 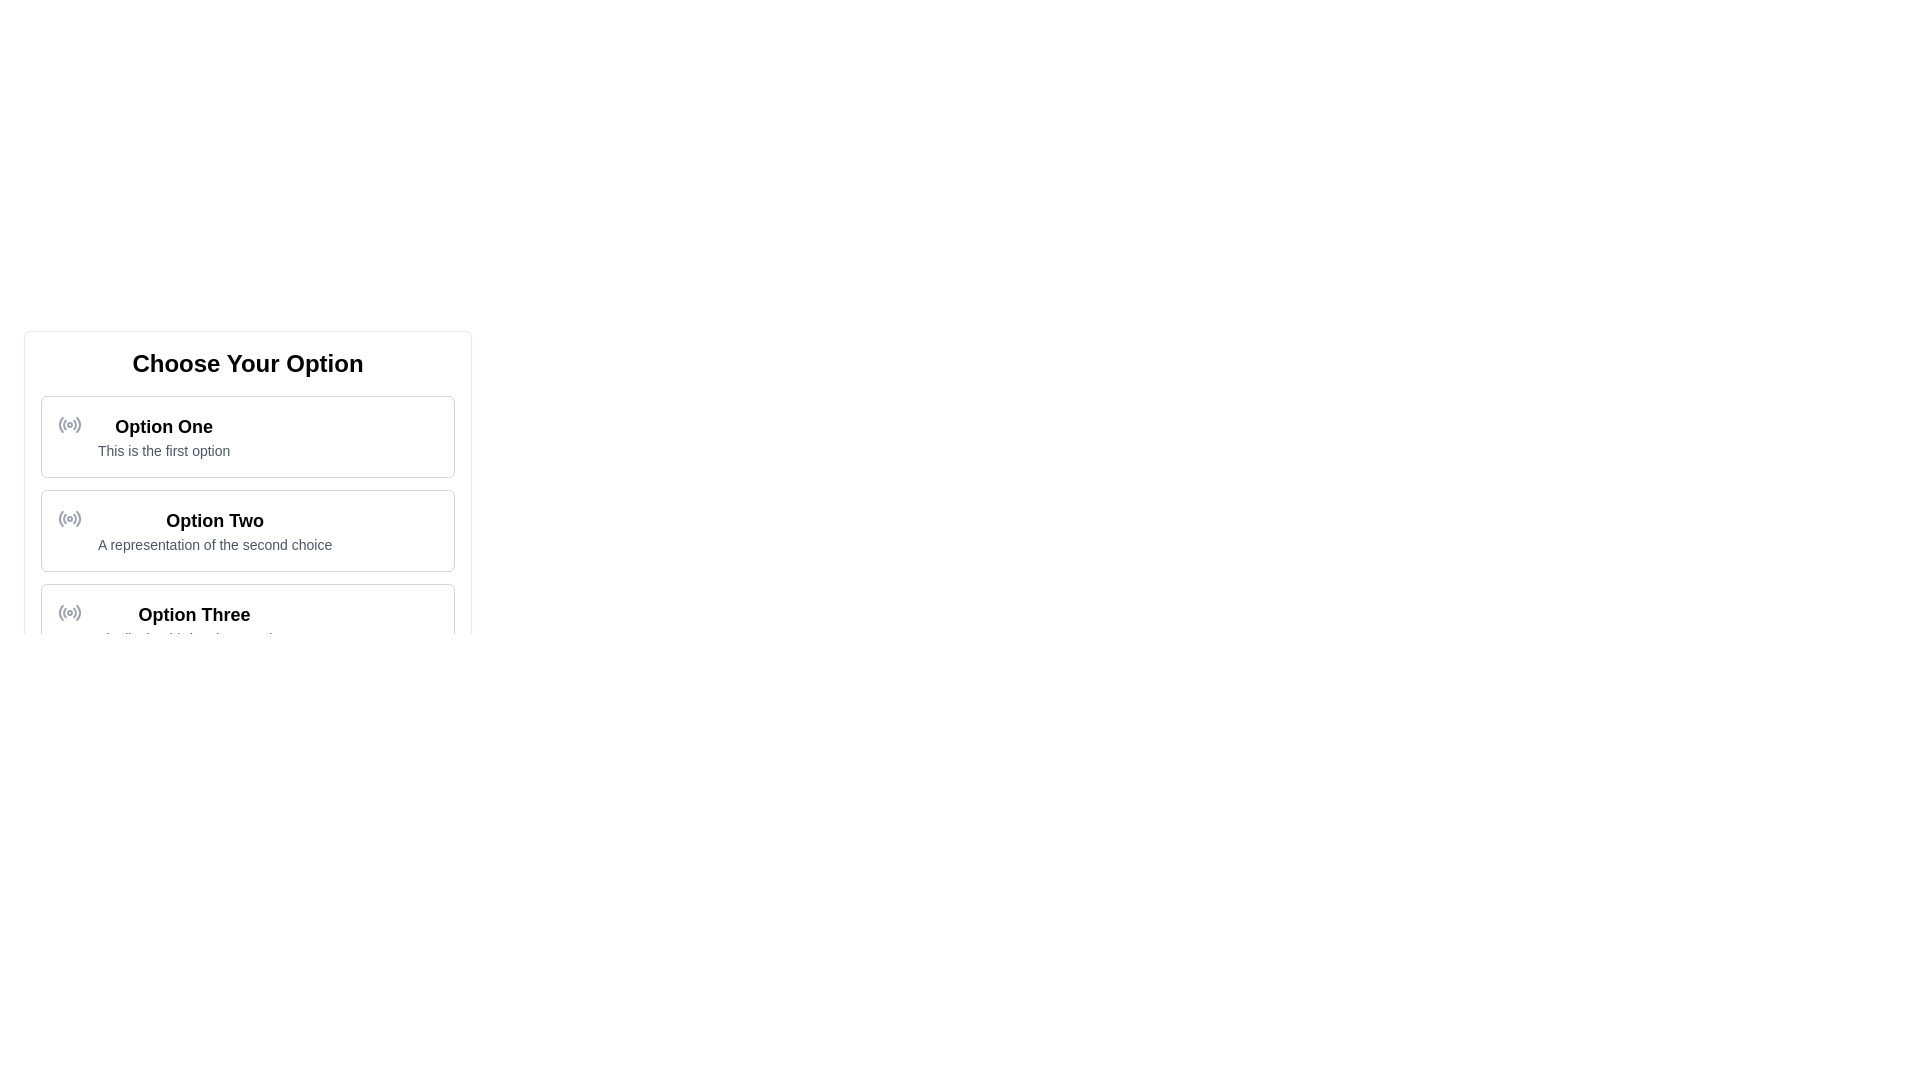 I want to click on the text label displaying 'A representation of the second choice' located below the 'Option Two' heading in a gray font, so click(x=215, y=544).